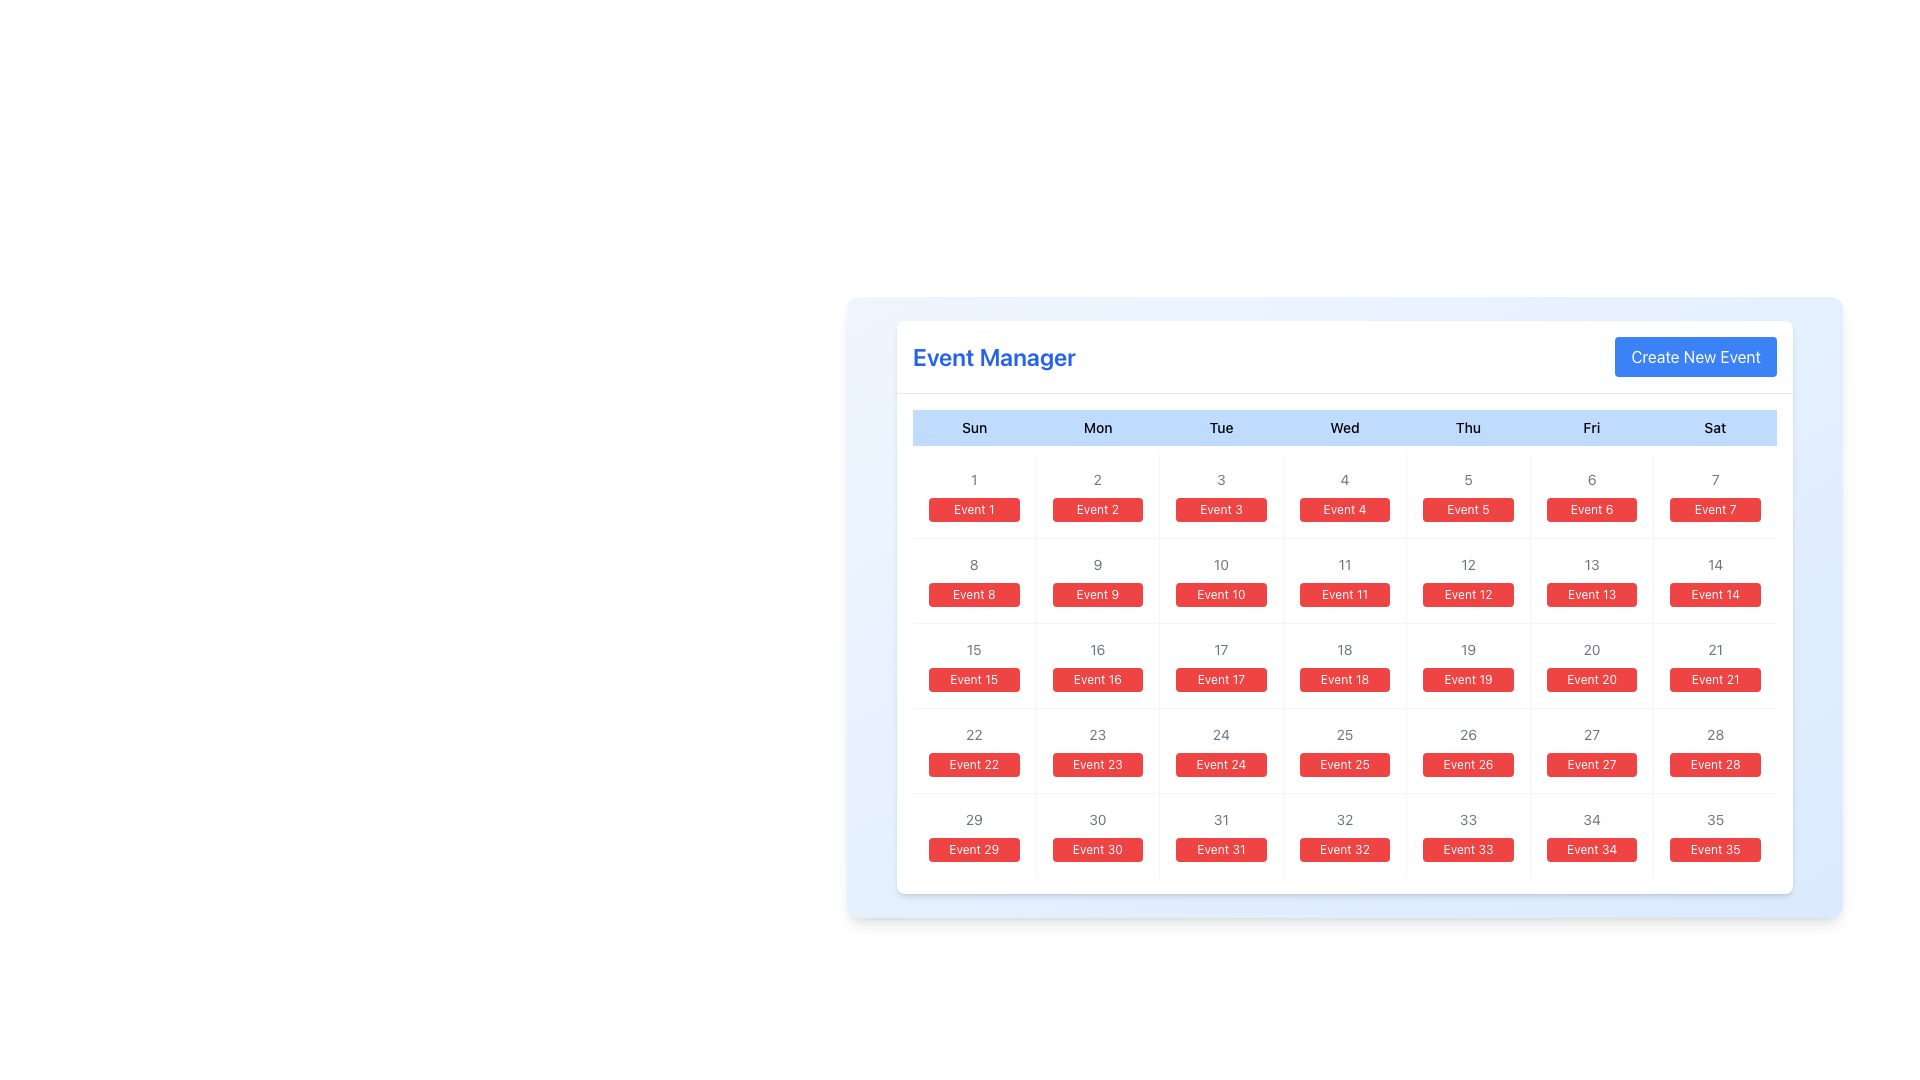  I want to click on the text label displaying the number '20' in gray font, located above the red button labeled 'Event 20' in the calendar grid under column 'Fri' and row '4.', so click(1591, 650).